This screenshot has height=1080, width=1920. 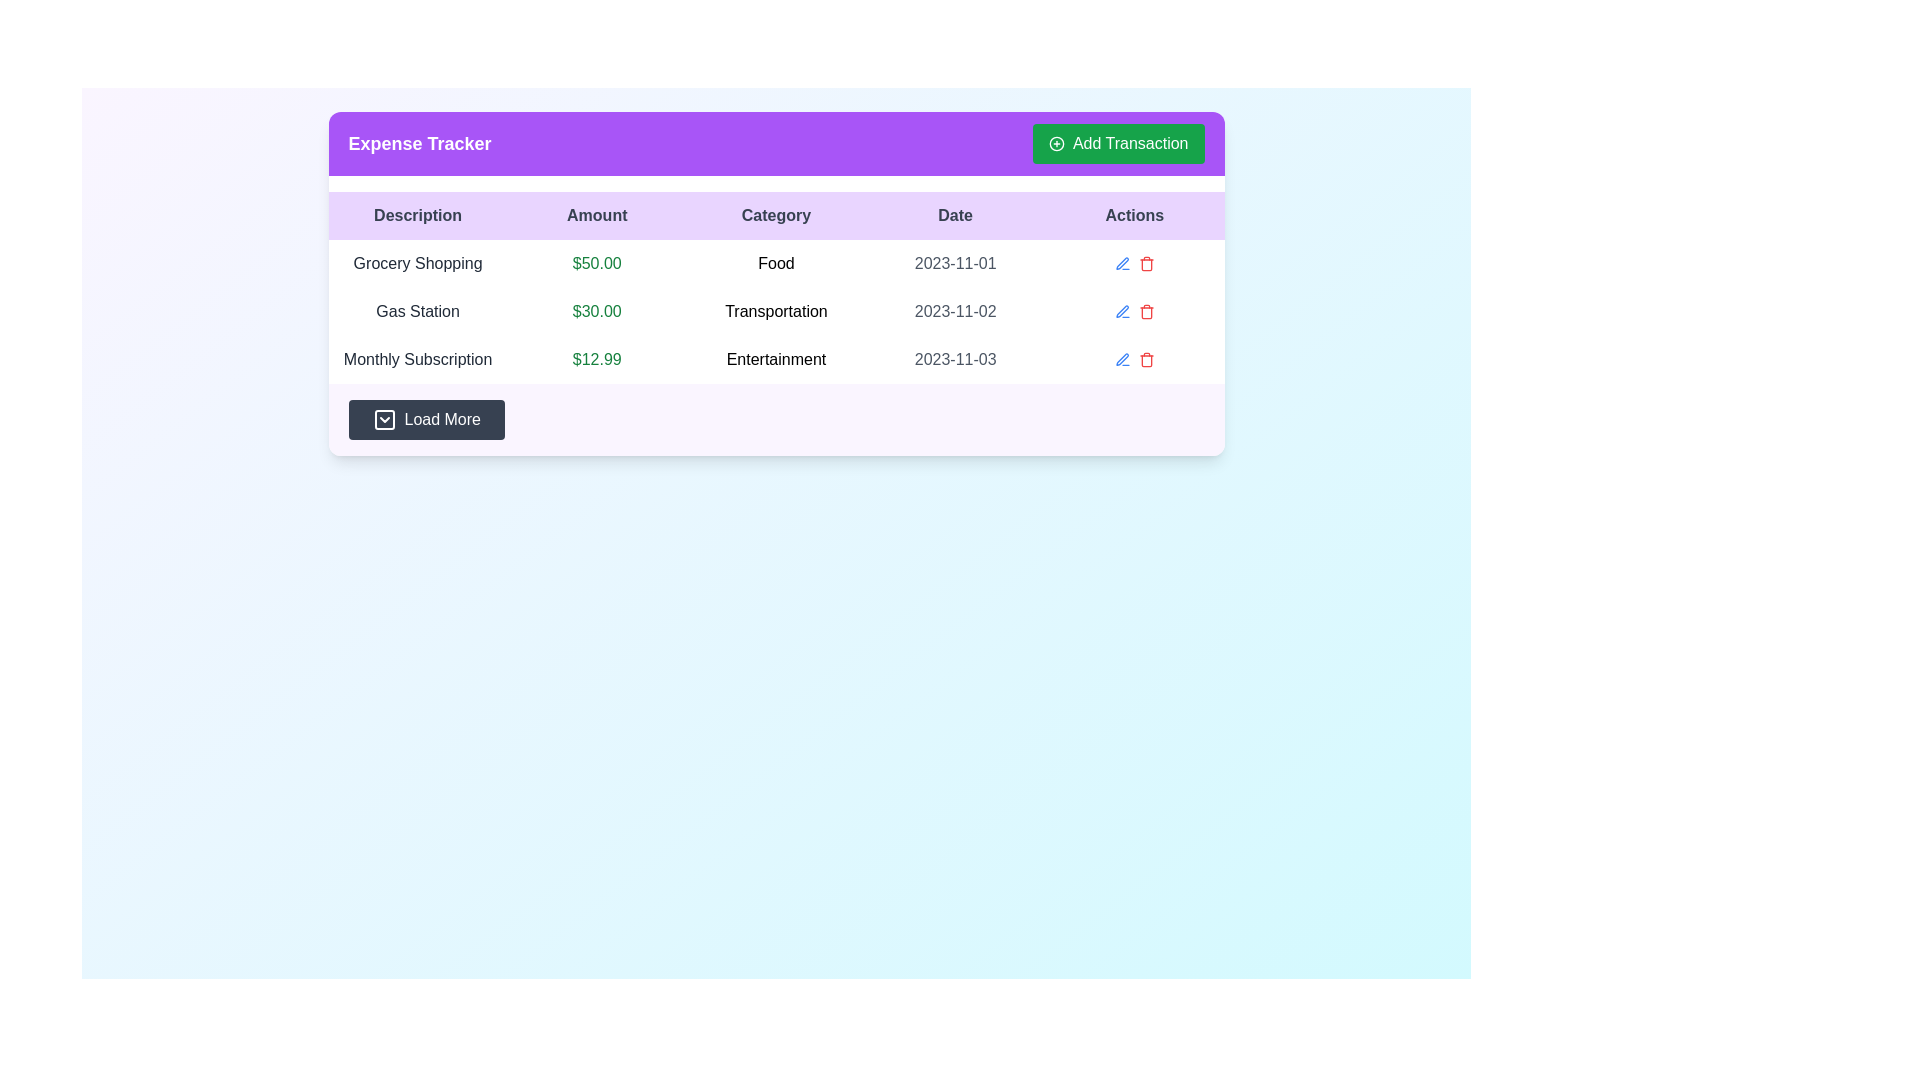 I want to click on the text label located in the application header, which serves as a title or identifier and is positioned near the left side of a purple bar, before the 'Add Transaction' button, so click(x=419, y=142).